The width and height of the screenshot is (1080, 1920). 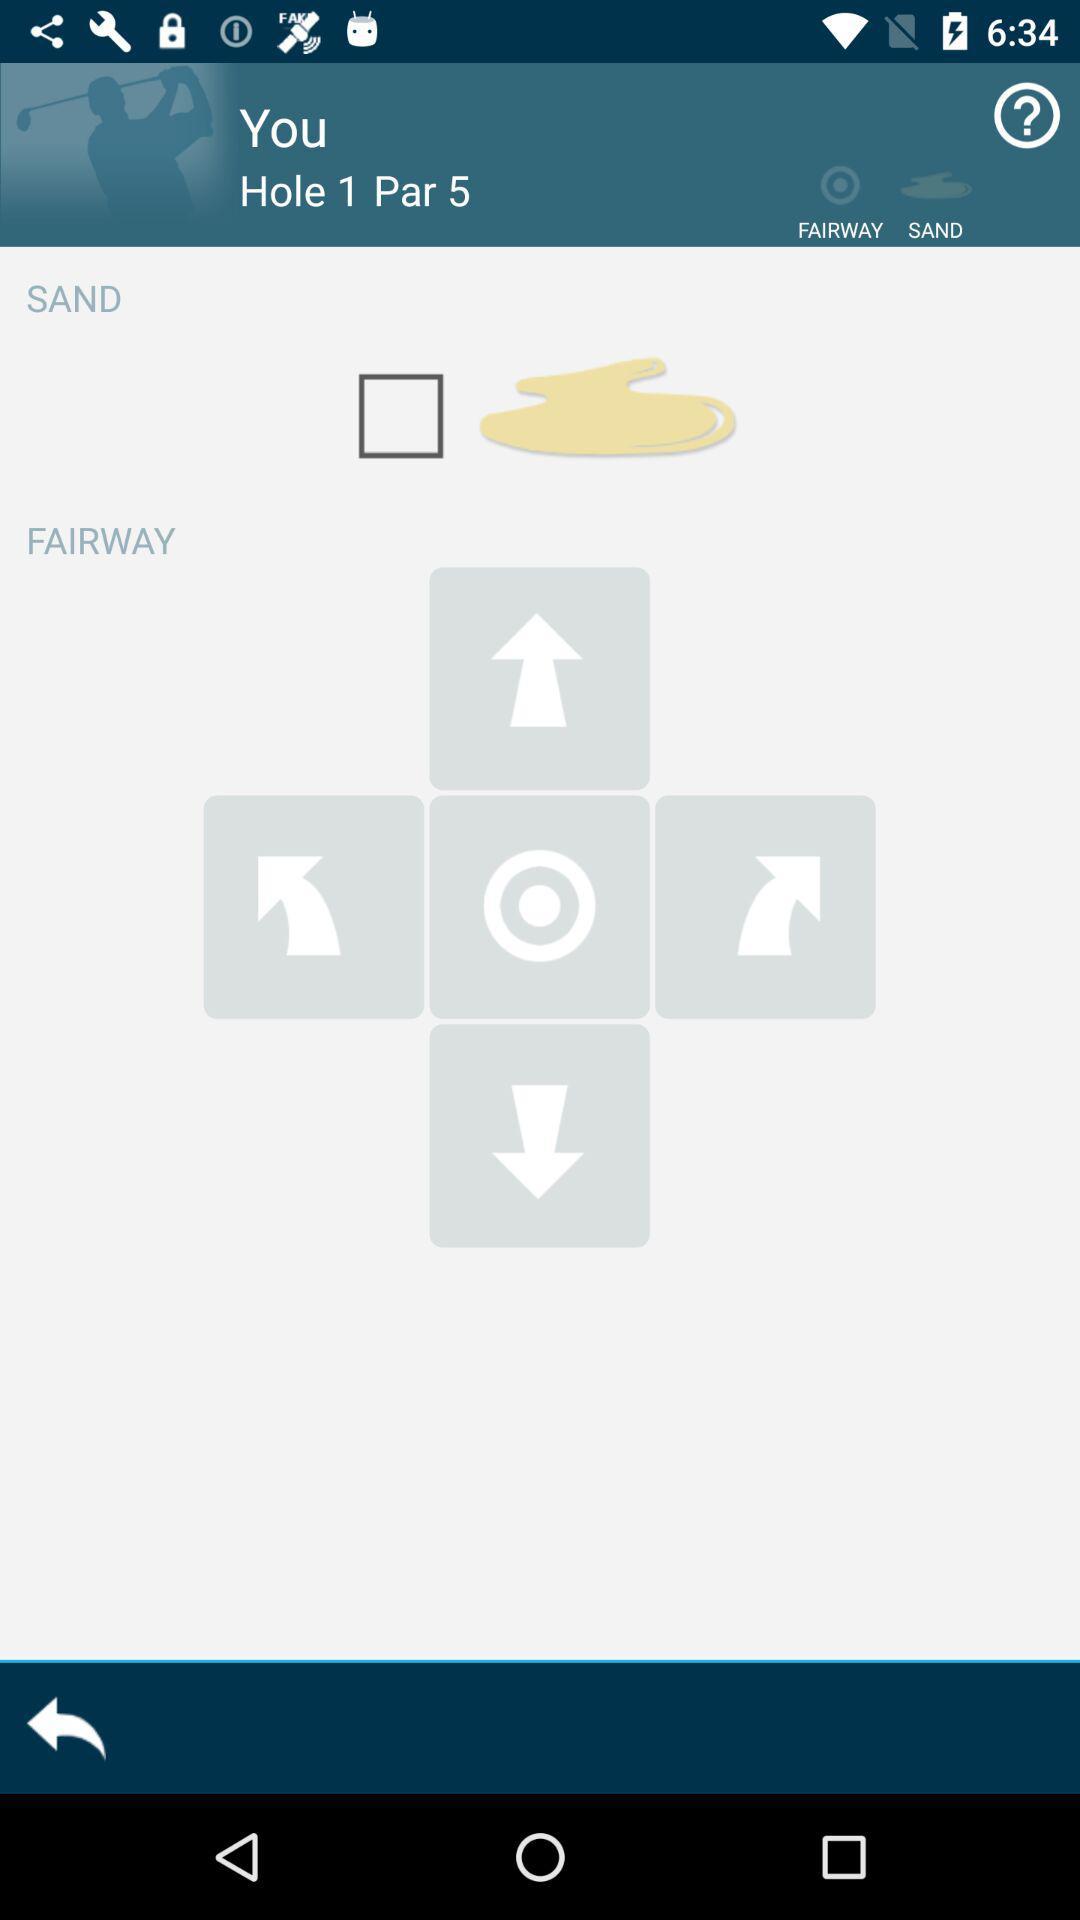 What do you see at coordinates (313, 906) in the screenshot?
I see `go left of the fairway` at bounding box center [313, 906].